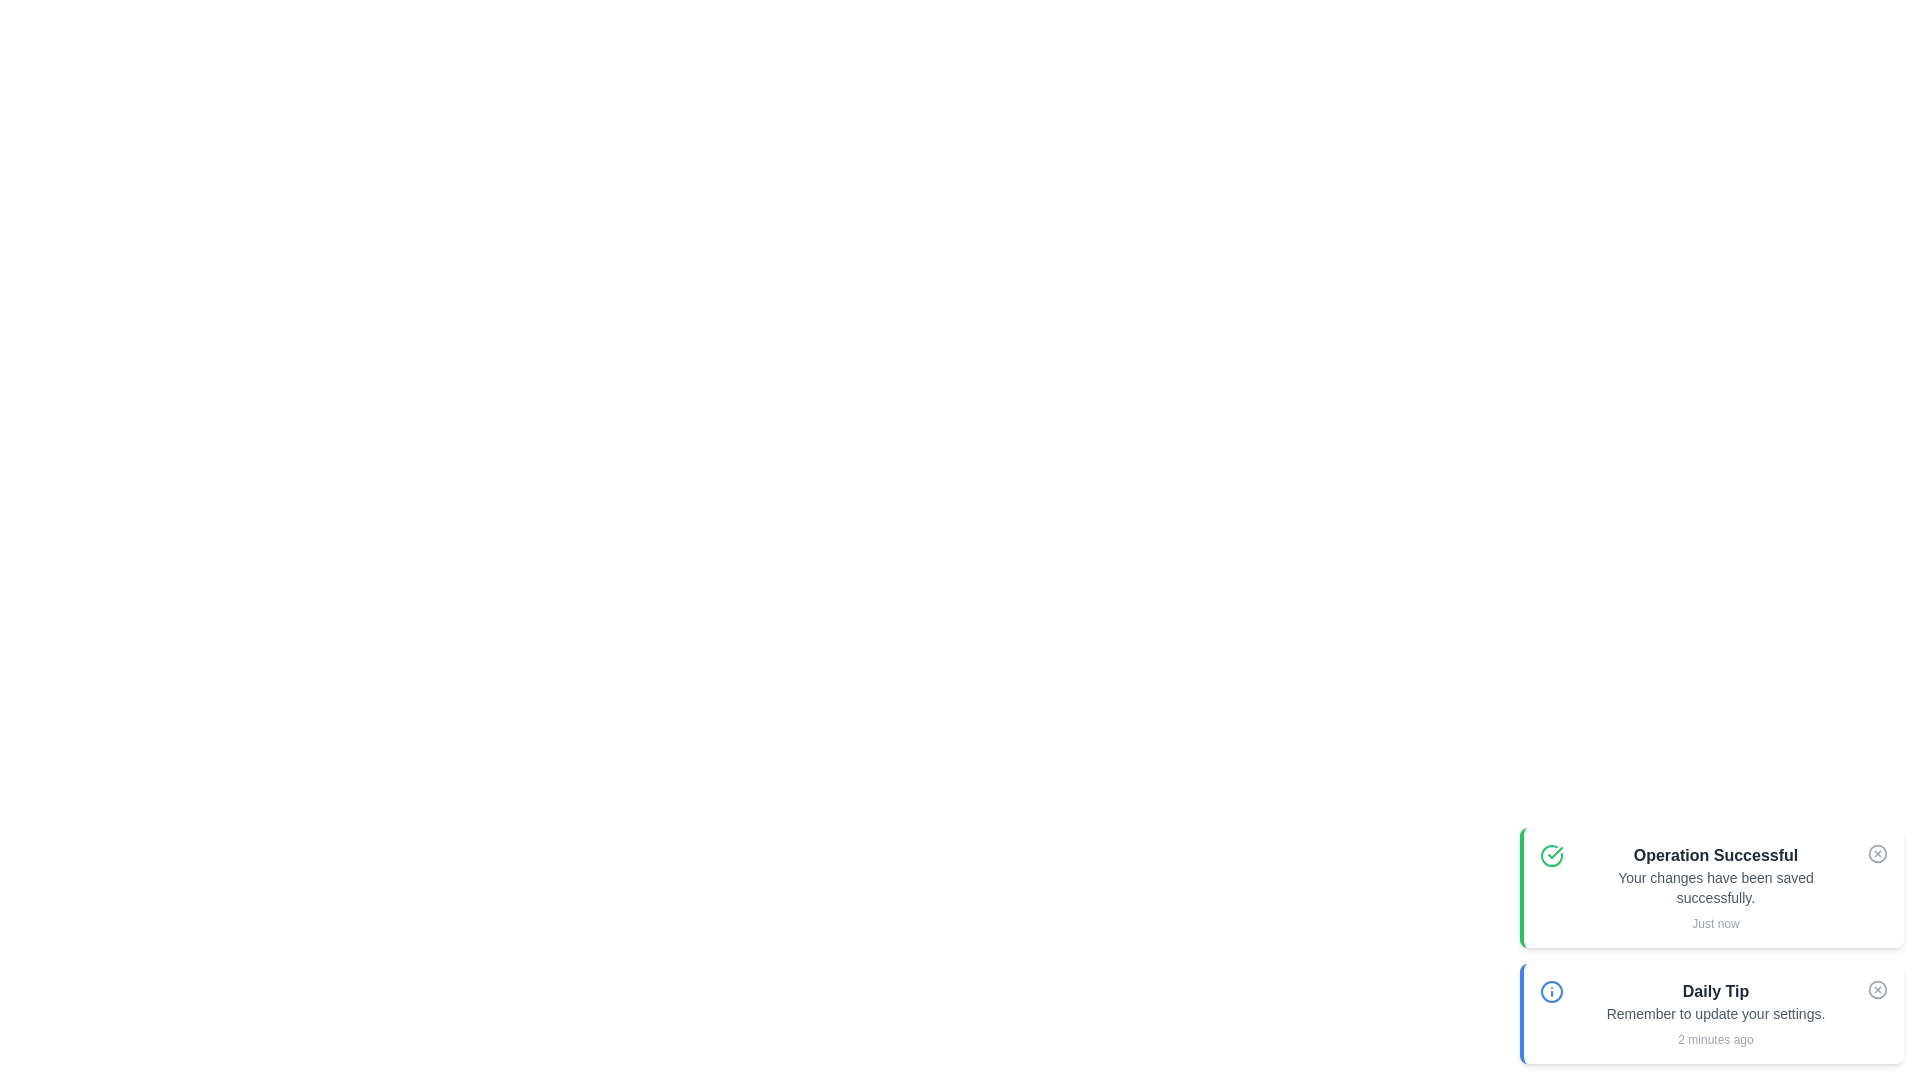 The image size is (1920, 1080). What do you see at coordinates (1715, 1039) in the screenshot?
I see `the Text Label displaying '2 minutes ago', which is located under the 'Daily Tip' component, below 'Remember to update your settings'` at bounding box center [1715, 1039].